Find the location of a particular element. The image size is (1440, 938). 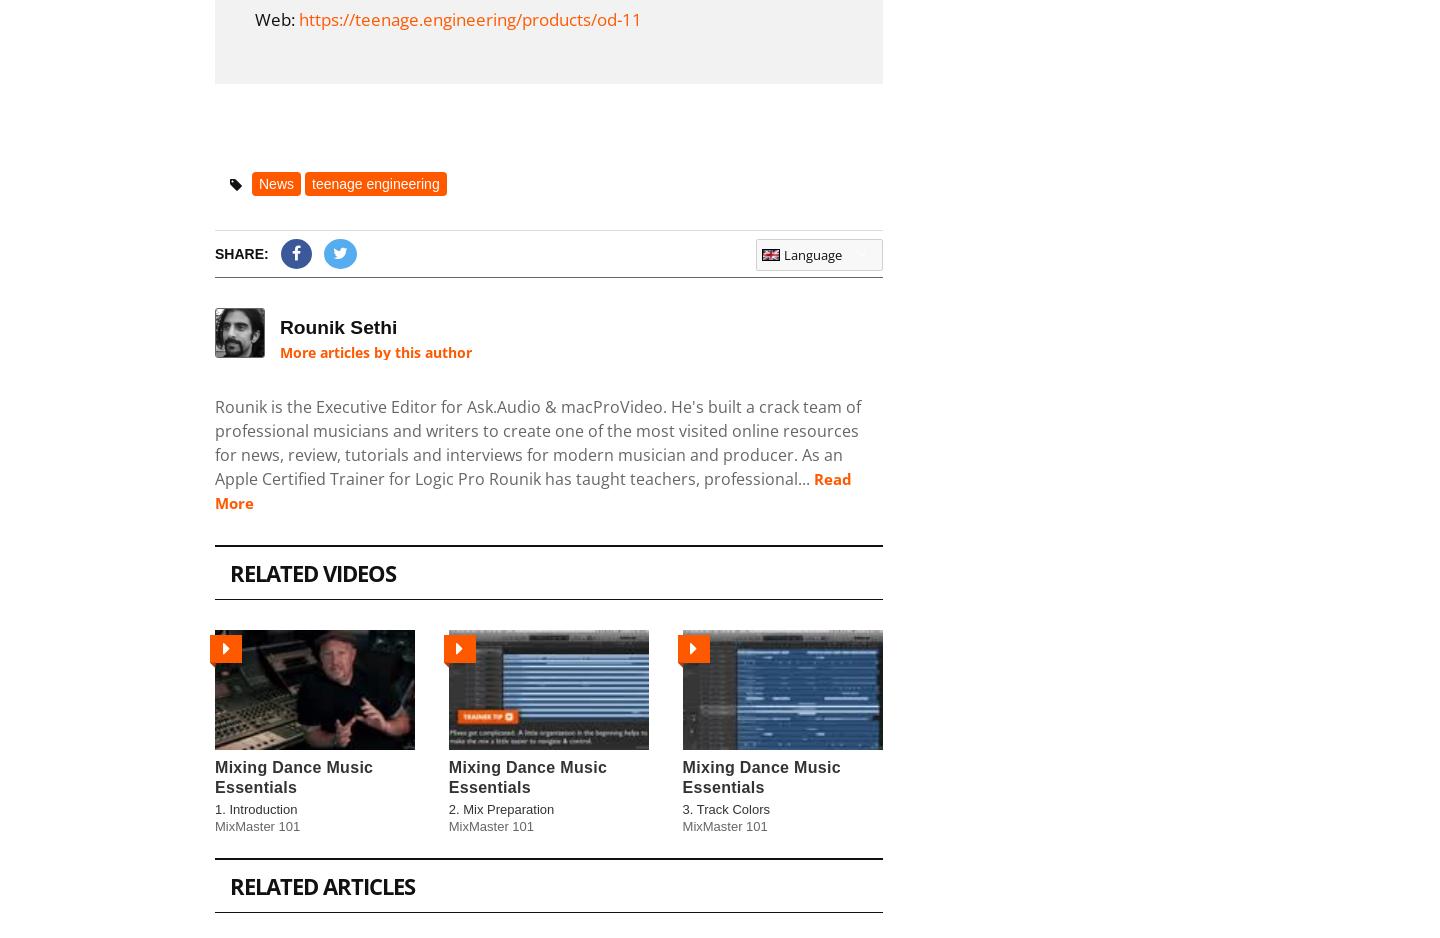

'https://teenage.engineering/products/od-11' is located at coordinates (470, 18).